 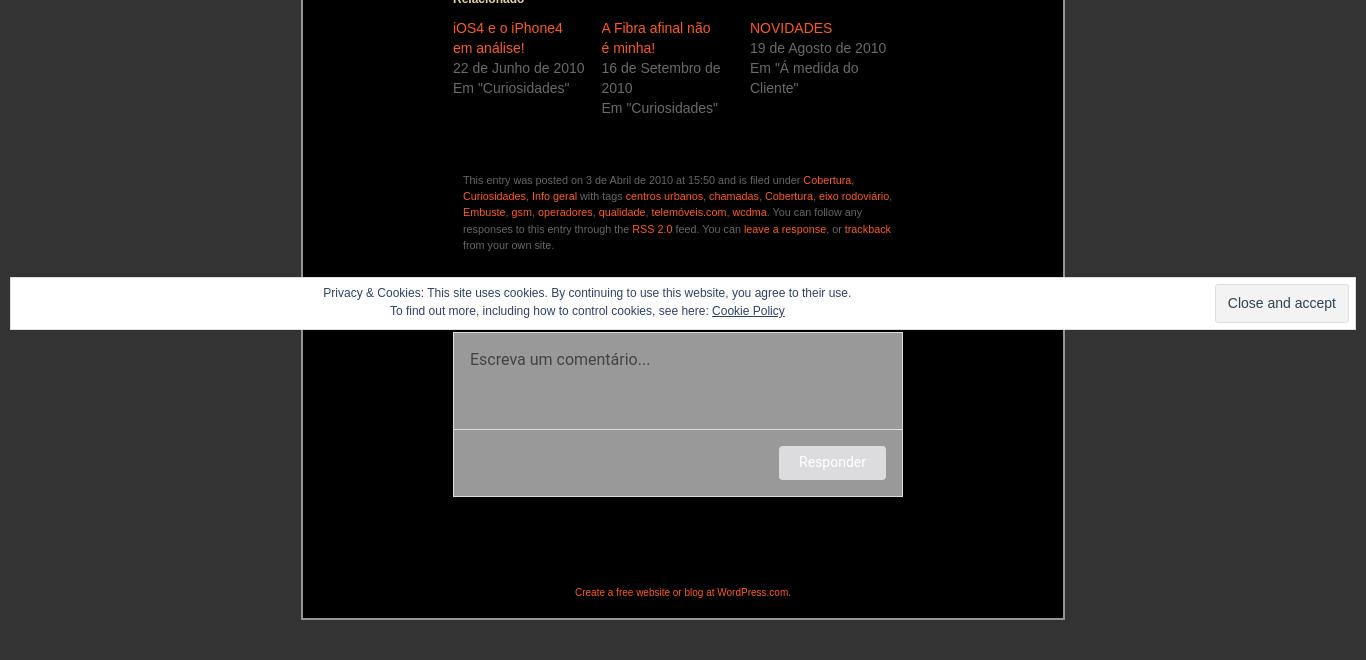 What do you see at coordinates (550, 309) in the screenshot?
I see `'To find out more, including how to control cookies, see here:'` at bounding box center [550, 309].